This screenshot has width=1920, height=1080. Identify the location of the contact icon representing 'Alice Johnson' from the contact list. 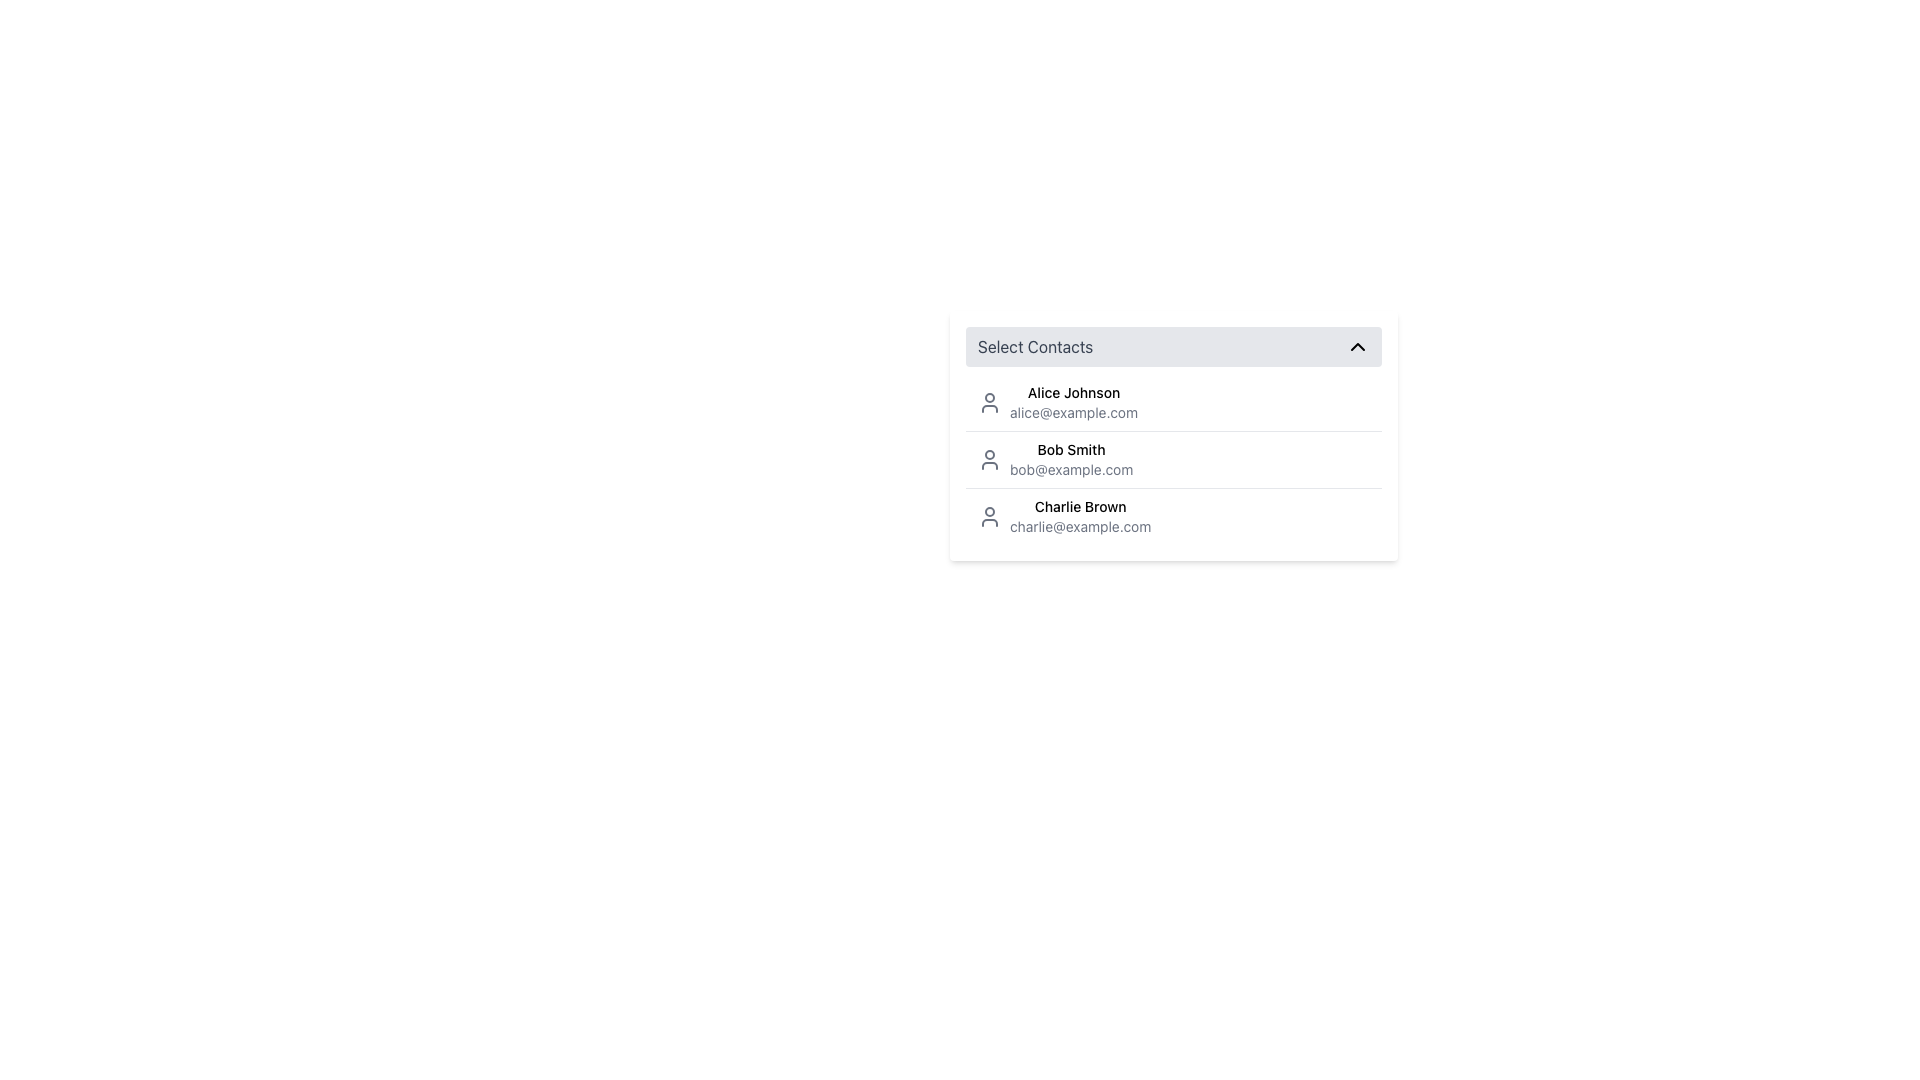
(989, 402).